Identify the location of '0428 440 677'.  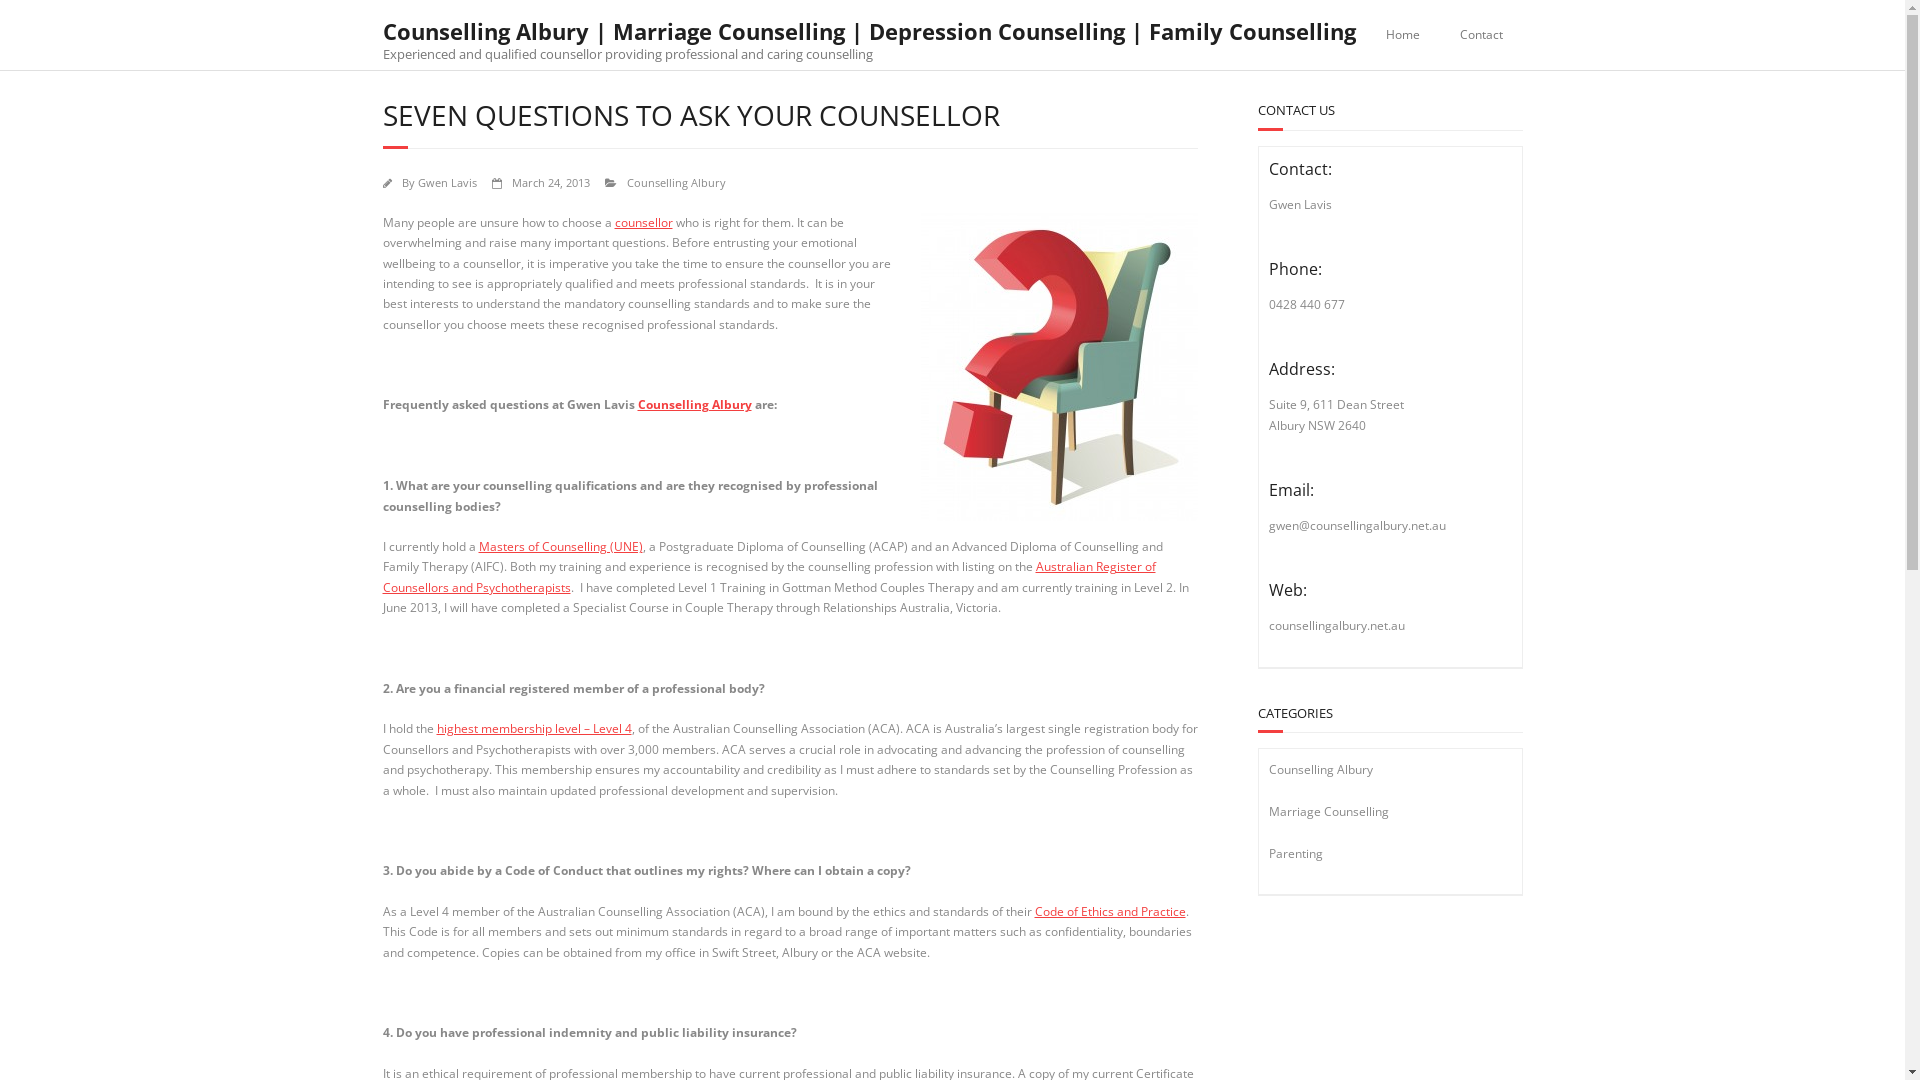
(1305, 304).